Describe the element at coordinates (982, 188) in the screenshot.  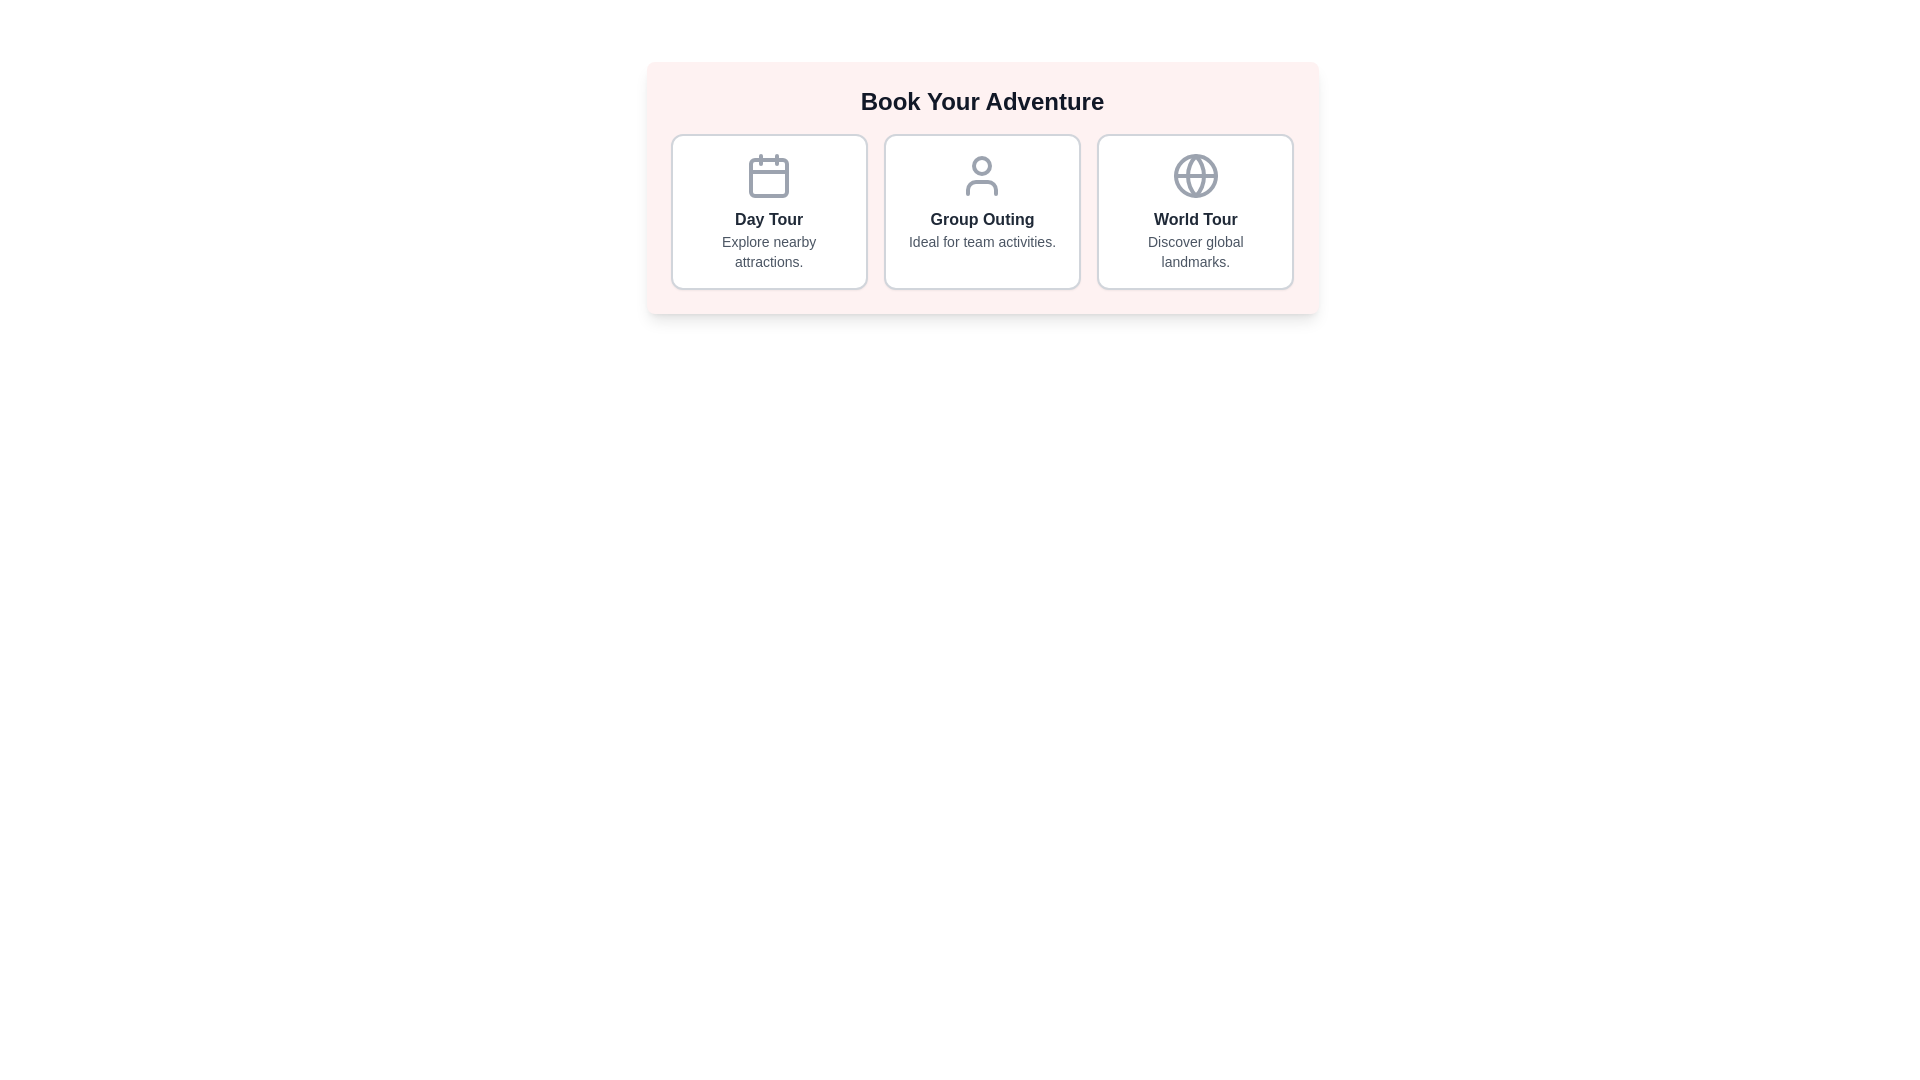
I see `the lower part of the user icon in the second card from the left beneath 'Group Outing' if it is interactive` at that location.